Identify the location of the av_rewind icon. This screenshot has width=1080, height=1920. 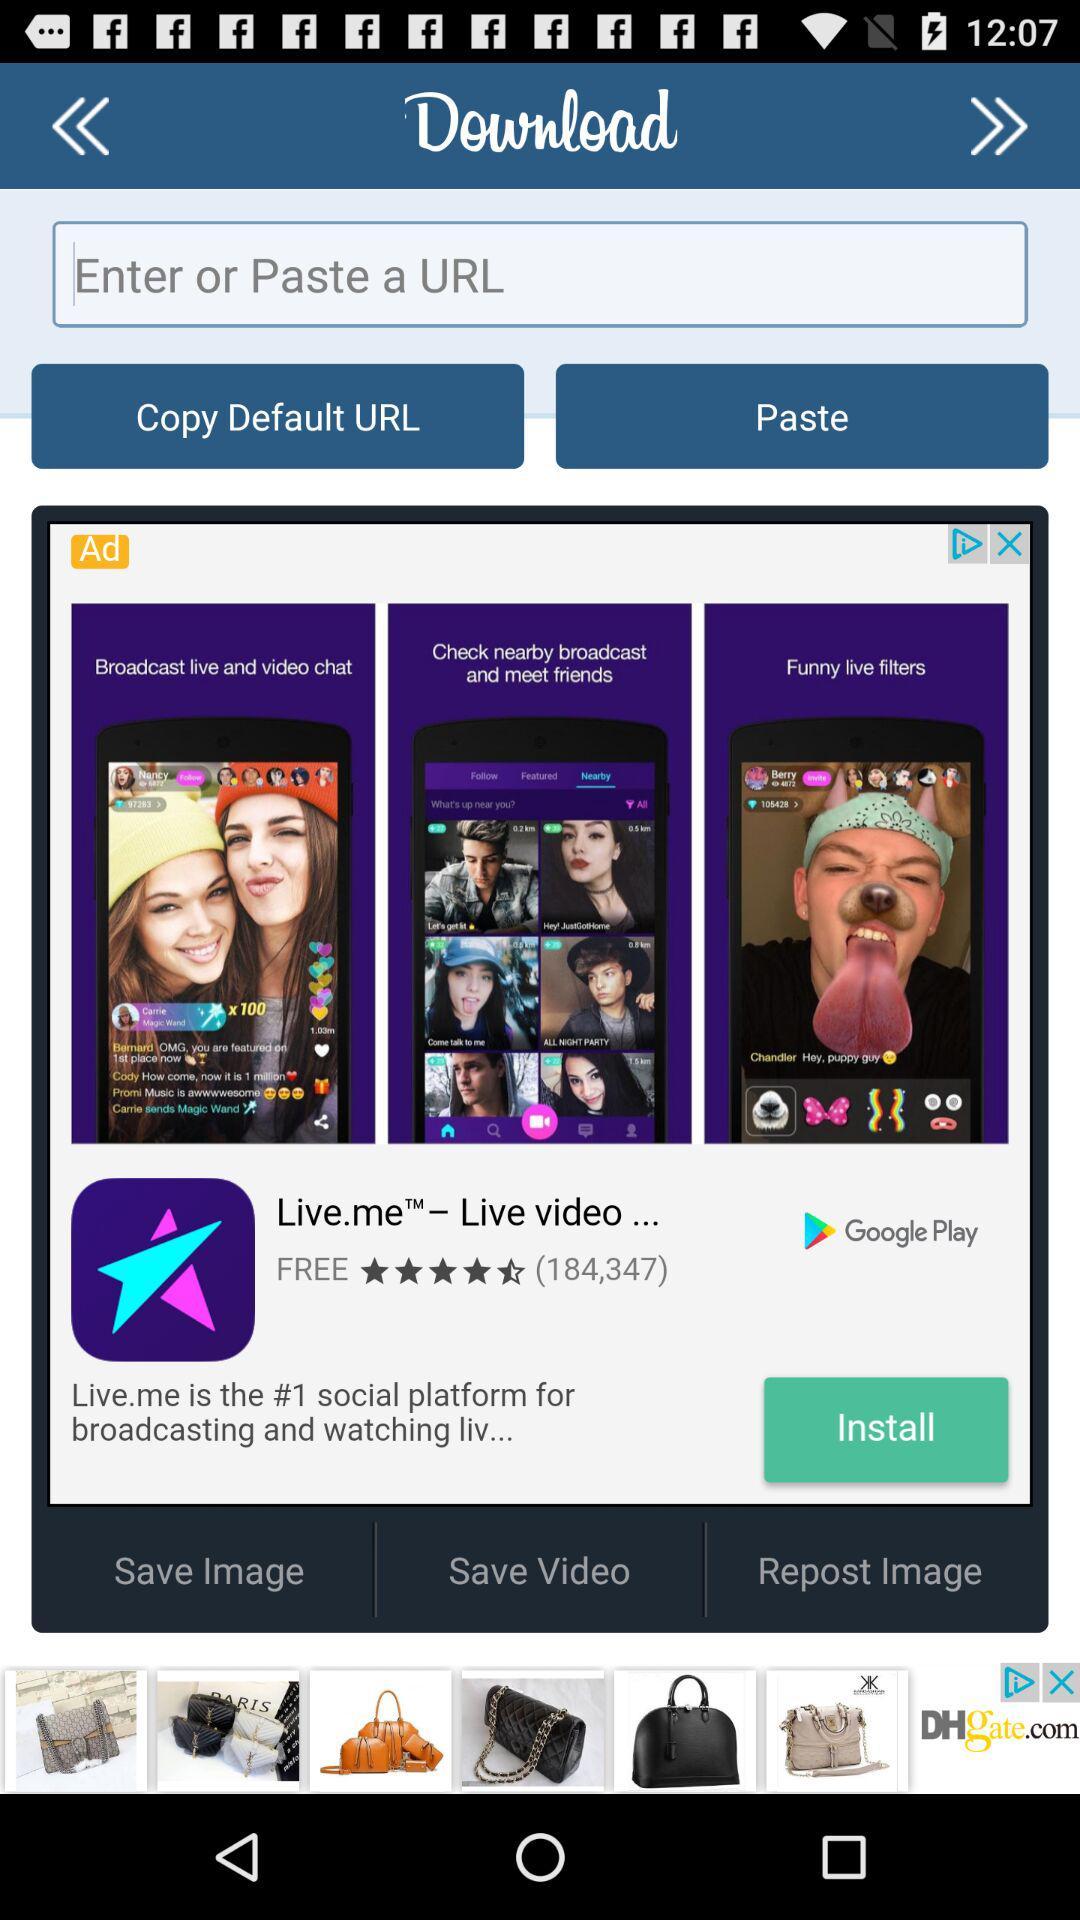
(79, 133).